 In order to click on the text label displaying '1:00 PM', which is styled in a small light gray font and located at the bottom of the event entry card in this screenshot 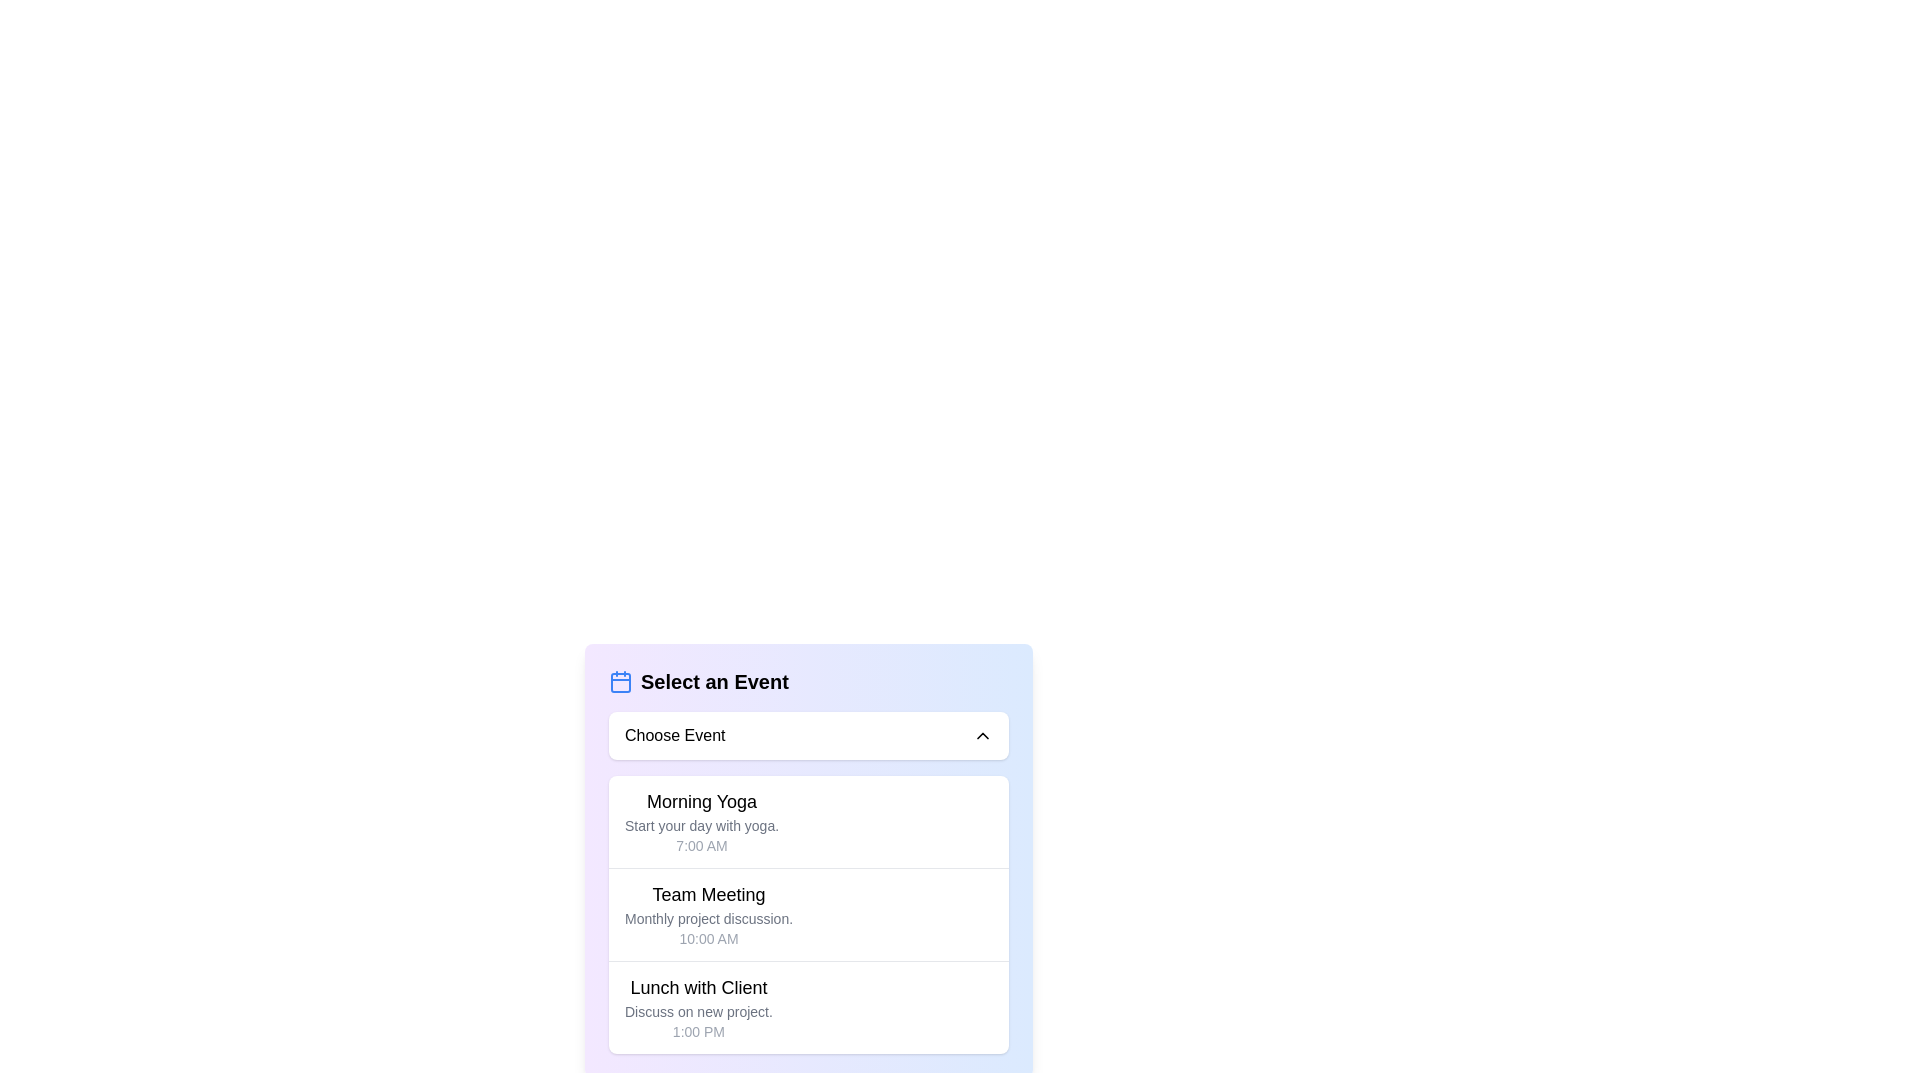, I will do `click(698, 1032)`.